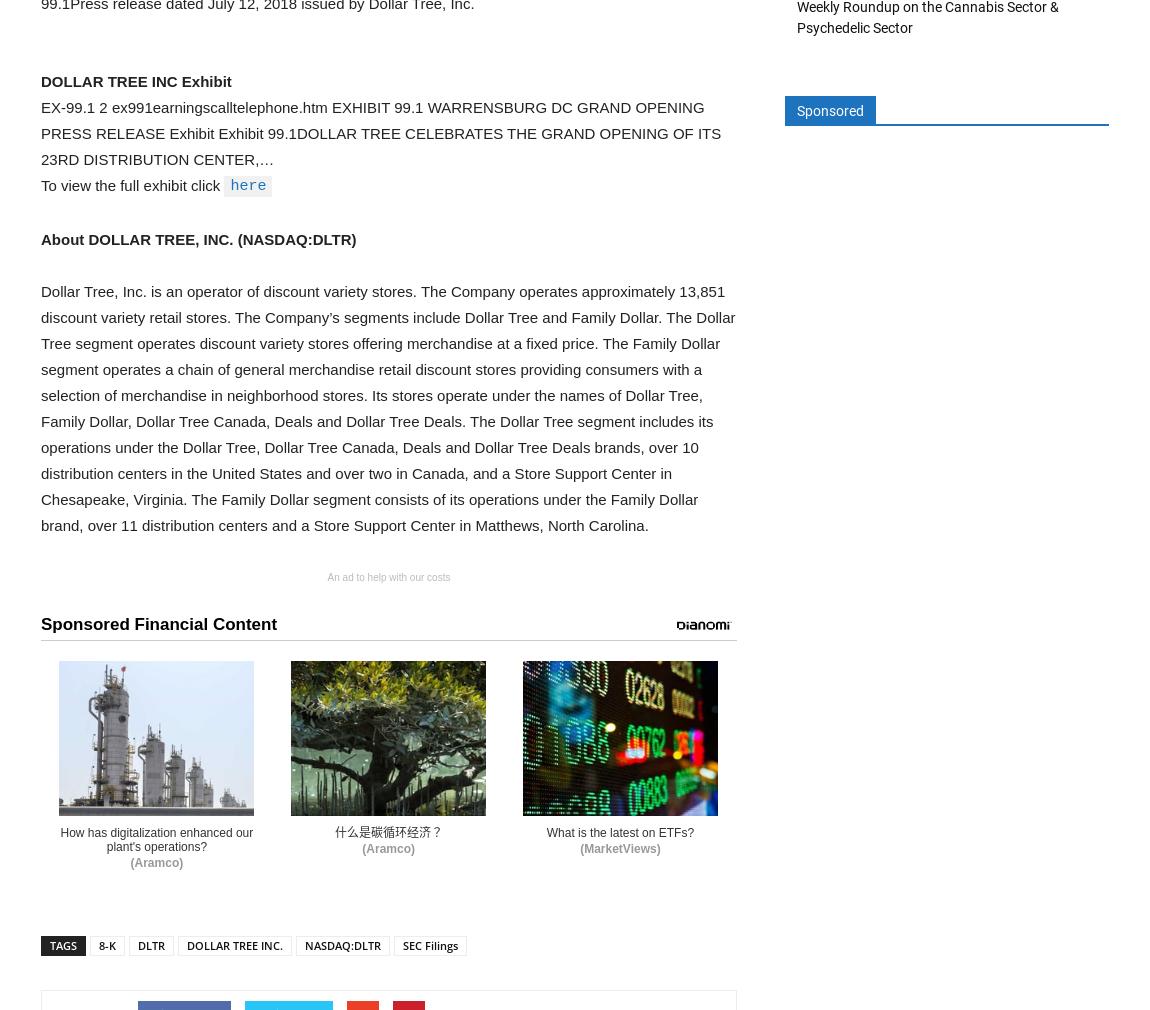 The width and height of the screenshot is (1150, 1010). What do you see at coordinates (247, 185) in the screenshot?
I see `'here'` at bounding box center [247, 185].